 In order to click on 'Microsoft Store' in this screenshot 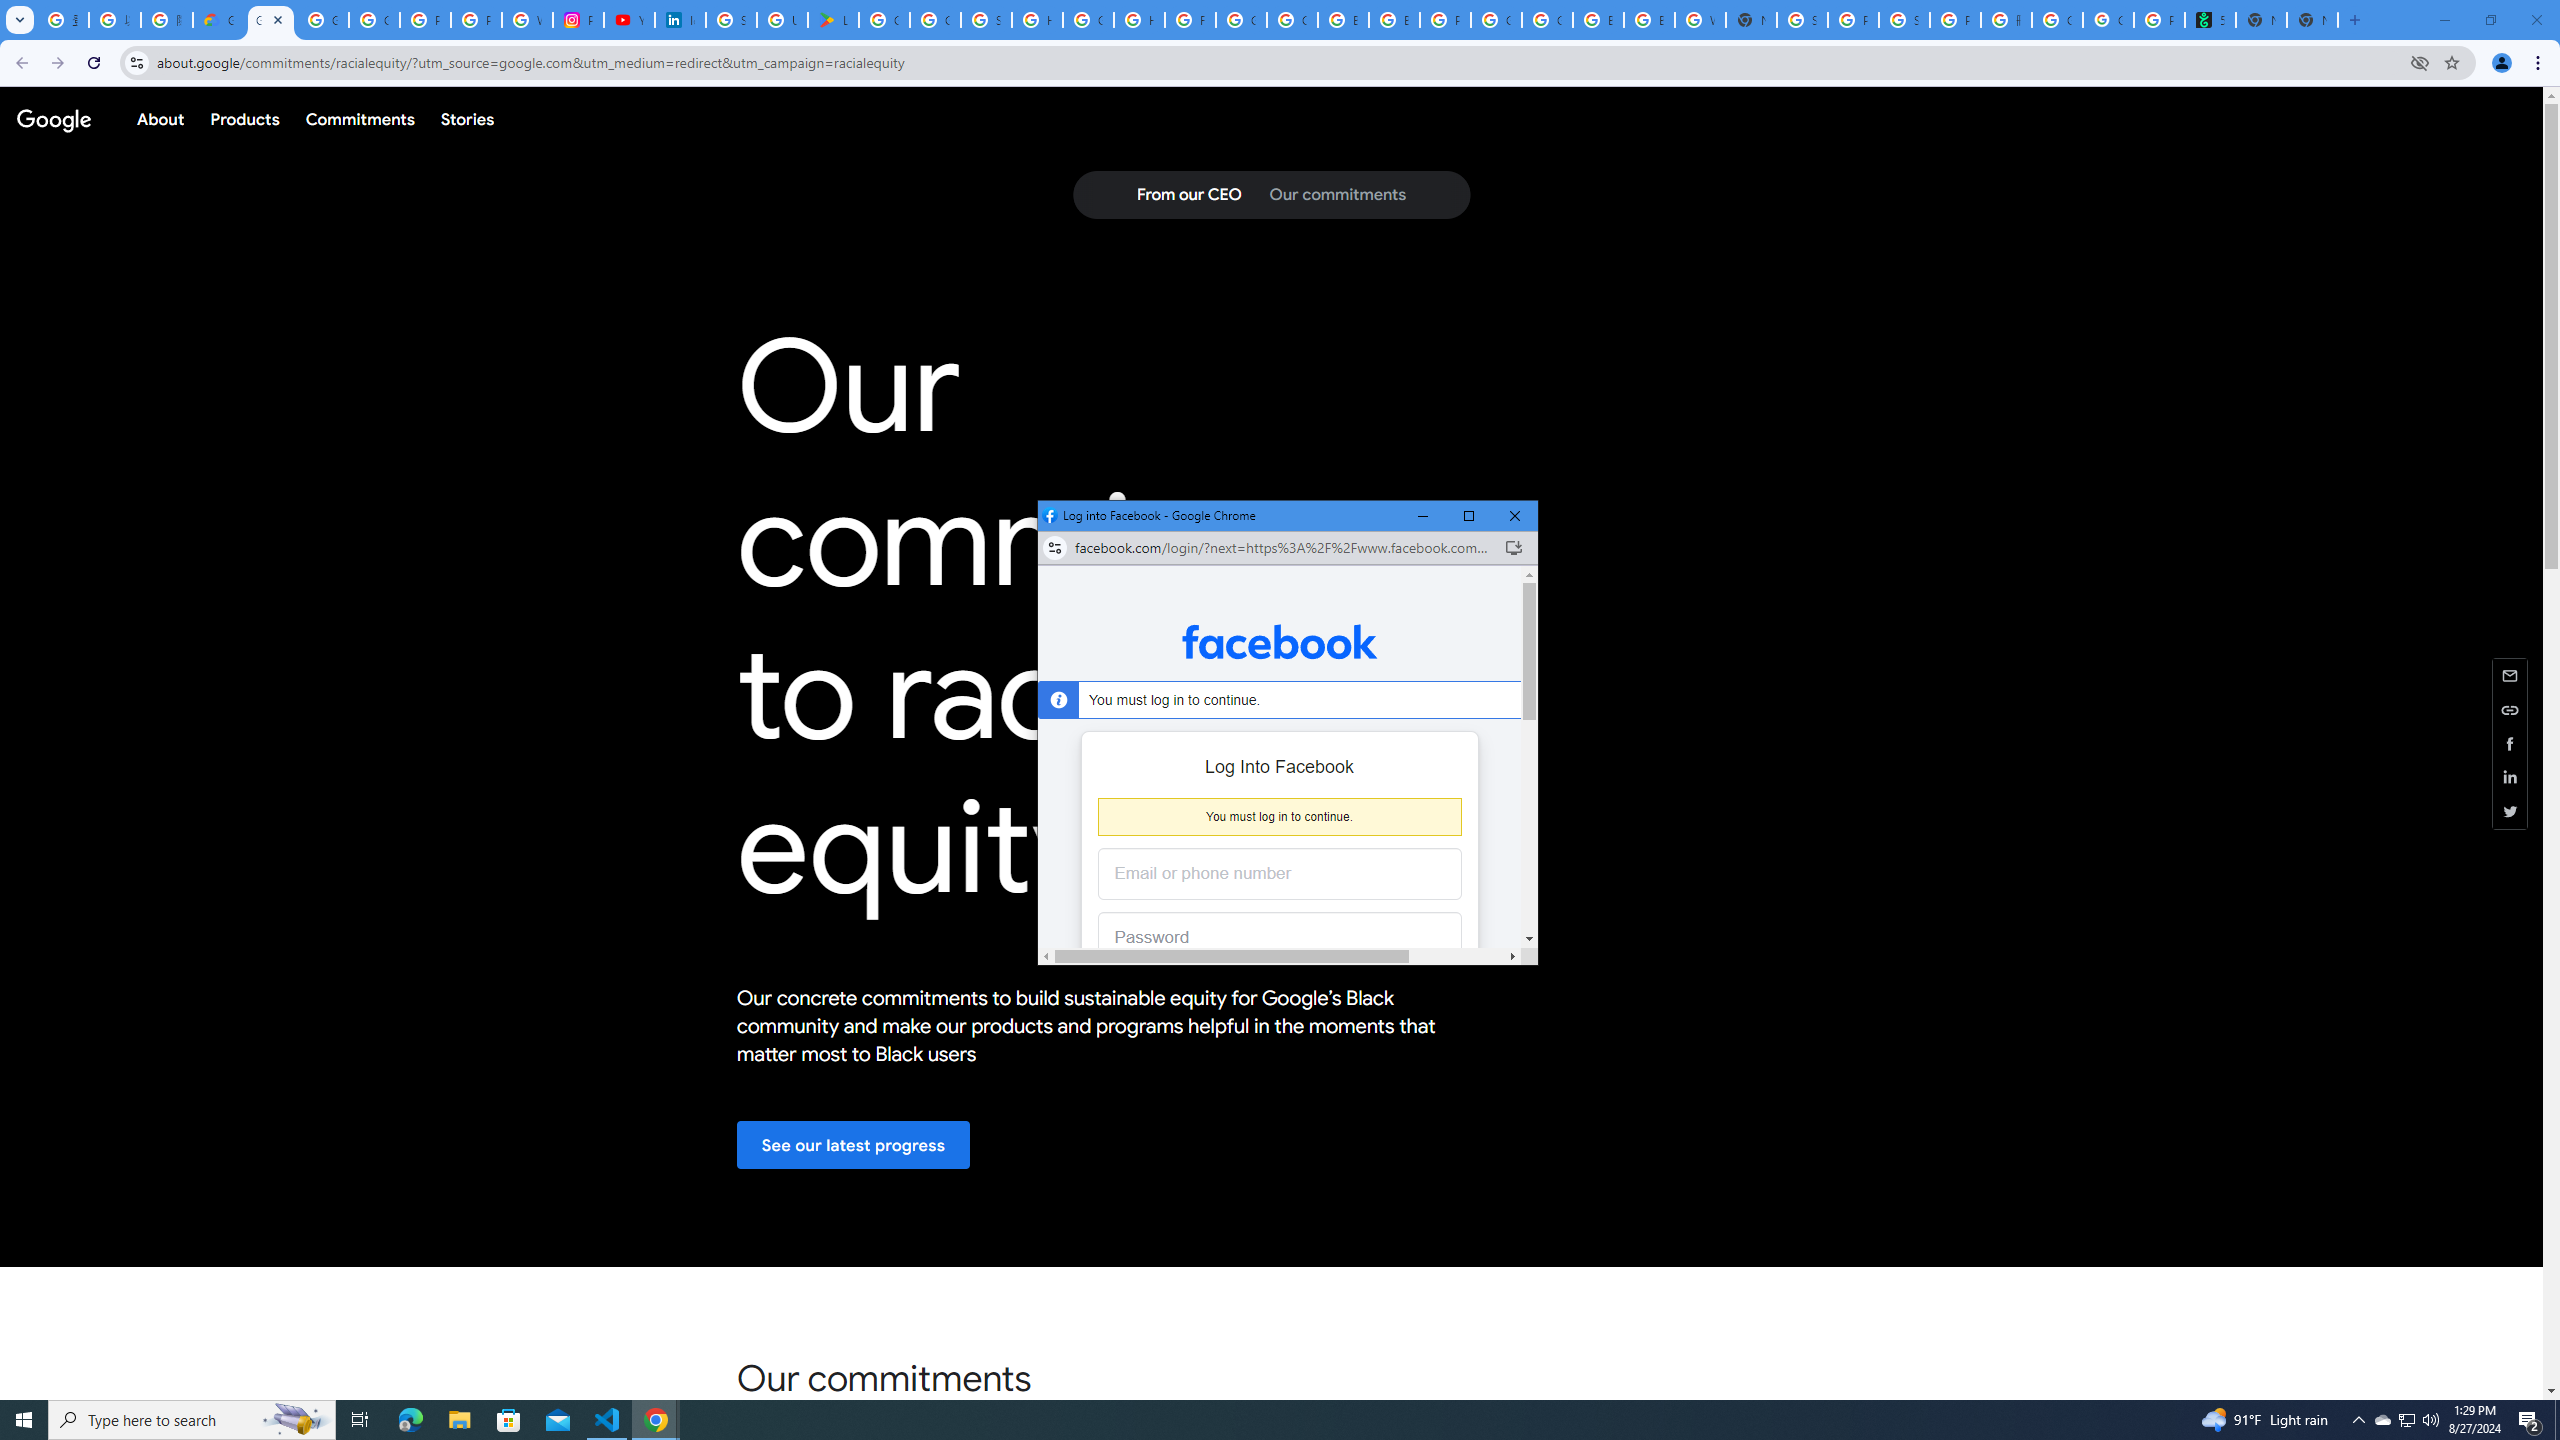, I will do `click(509, 1418)`.